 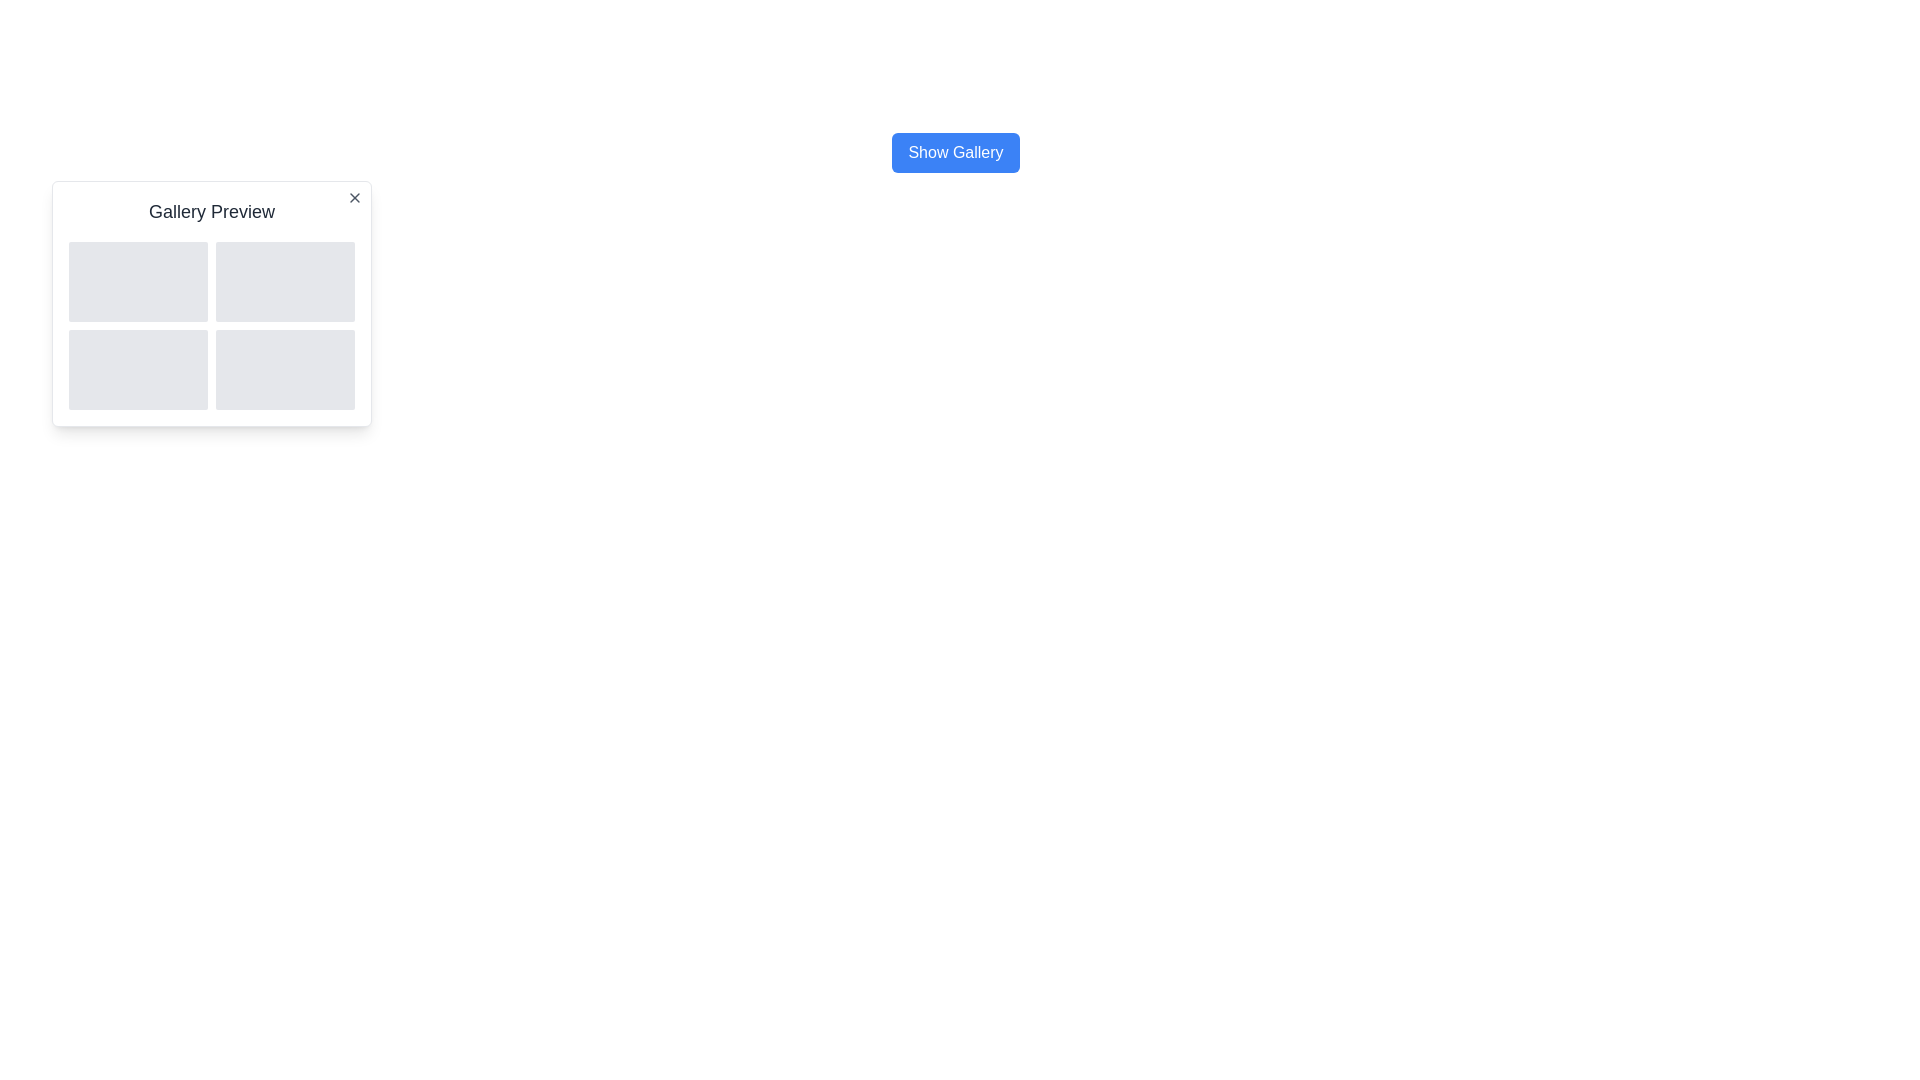 What do you see at coordinates (137, 370) in the screenshot?
I see `the Placeholder box, which is the third element in a grid of four boxes located in the first column of the second row` at bounding box center [137, 370].